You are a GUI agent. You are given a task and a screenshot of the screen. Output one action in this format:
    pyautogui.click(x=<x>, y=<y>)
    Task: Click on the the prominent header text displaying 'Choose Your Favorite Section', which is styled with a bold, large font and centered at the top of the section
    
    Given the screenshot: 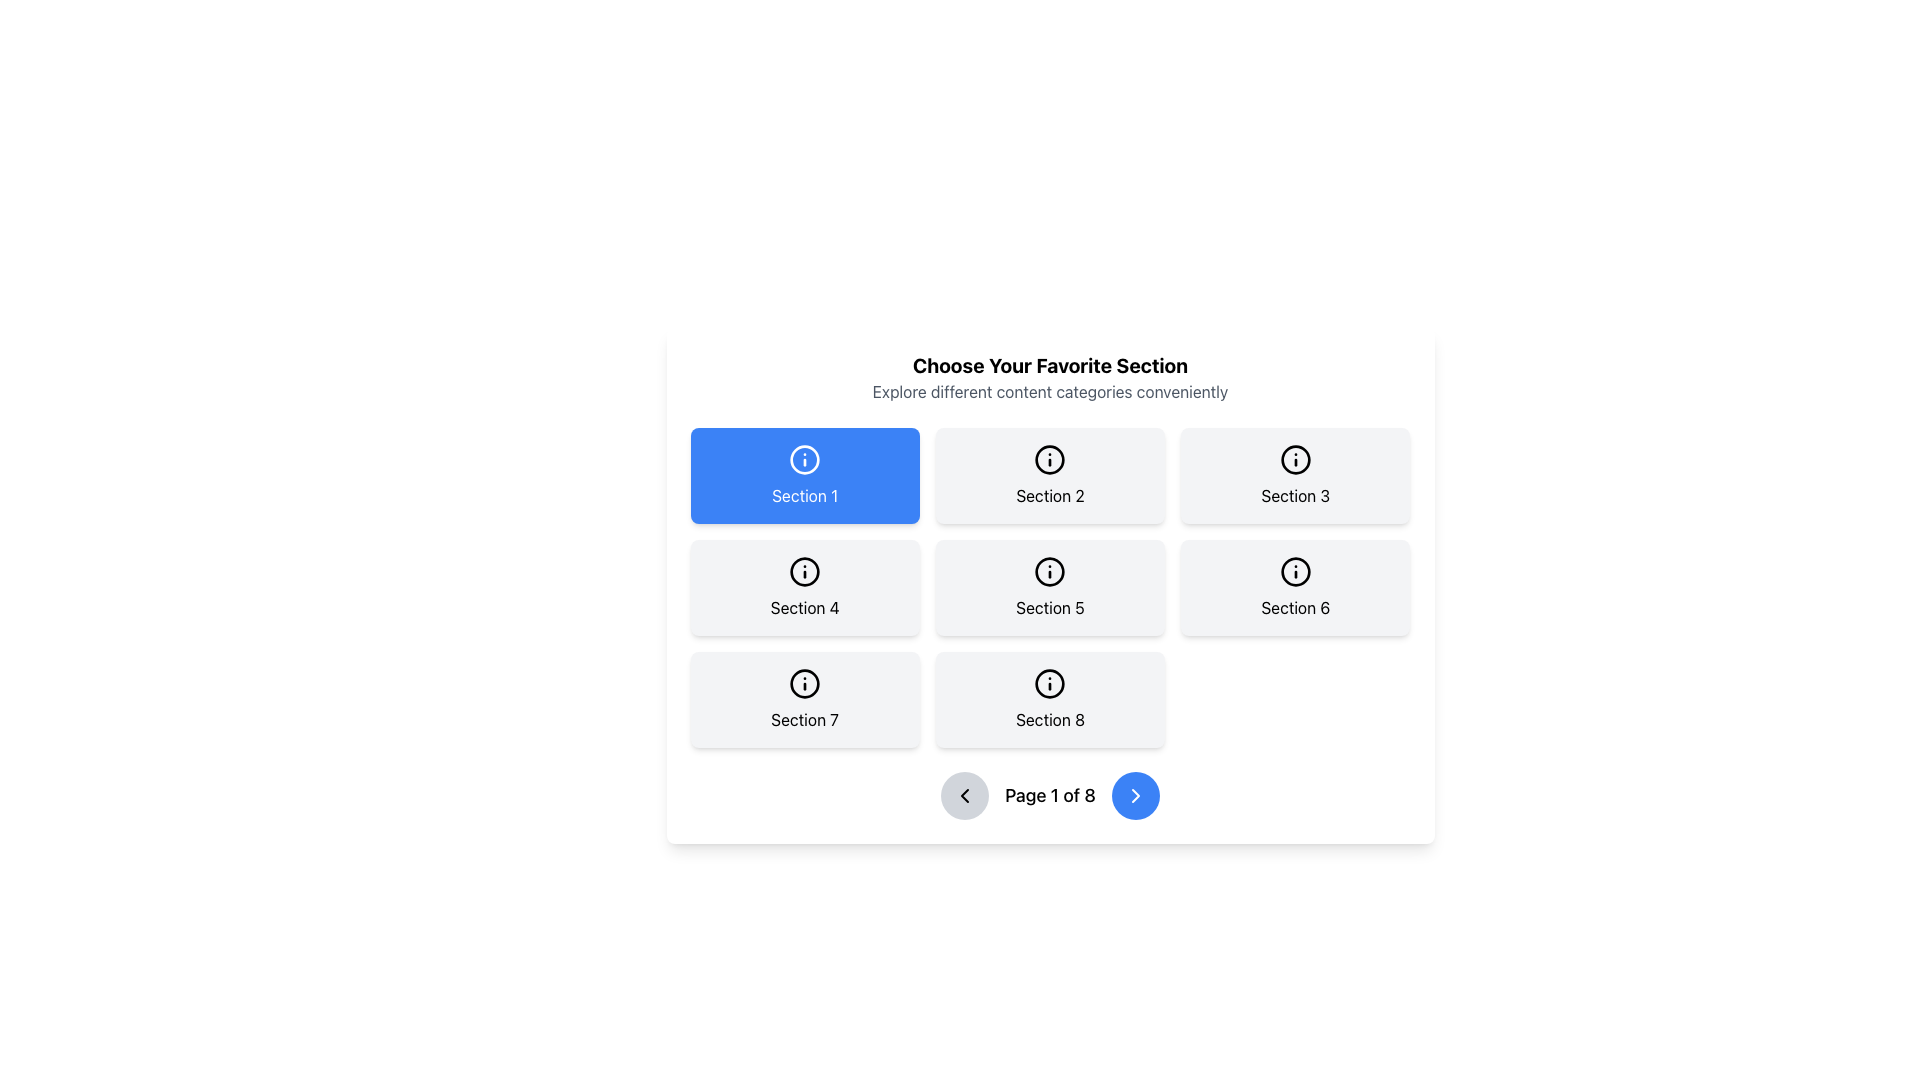 What is the action you would take?
    pyautogui.click(x=1049, y=366)
    